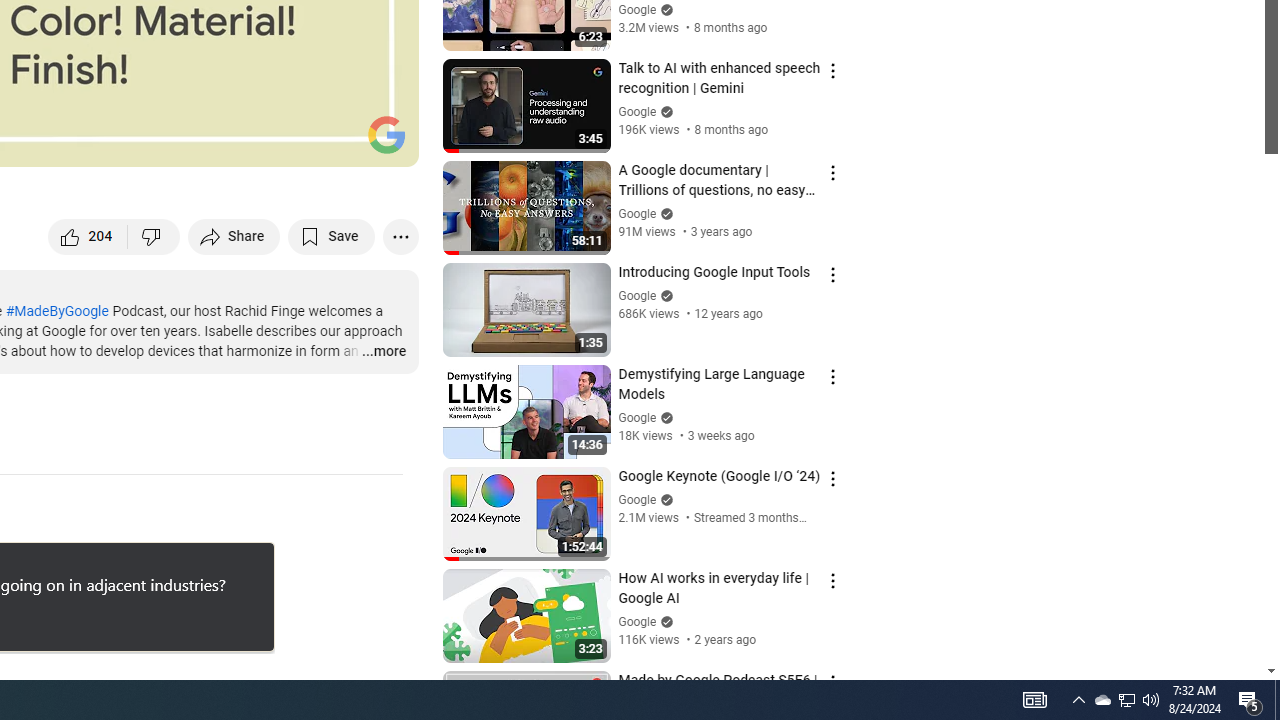  Describe the element at coordinates (832, 681) in the screenshot. I see `'Action menu'` at that location.